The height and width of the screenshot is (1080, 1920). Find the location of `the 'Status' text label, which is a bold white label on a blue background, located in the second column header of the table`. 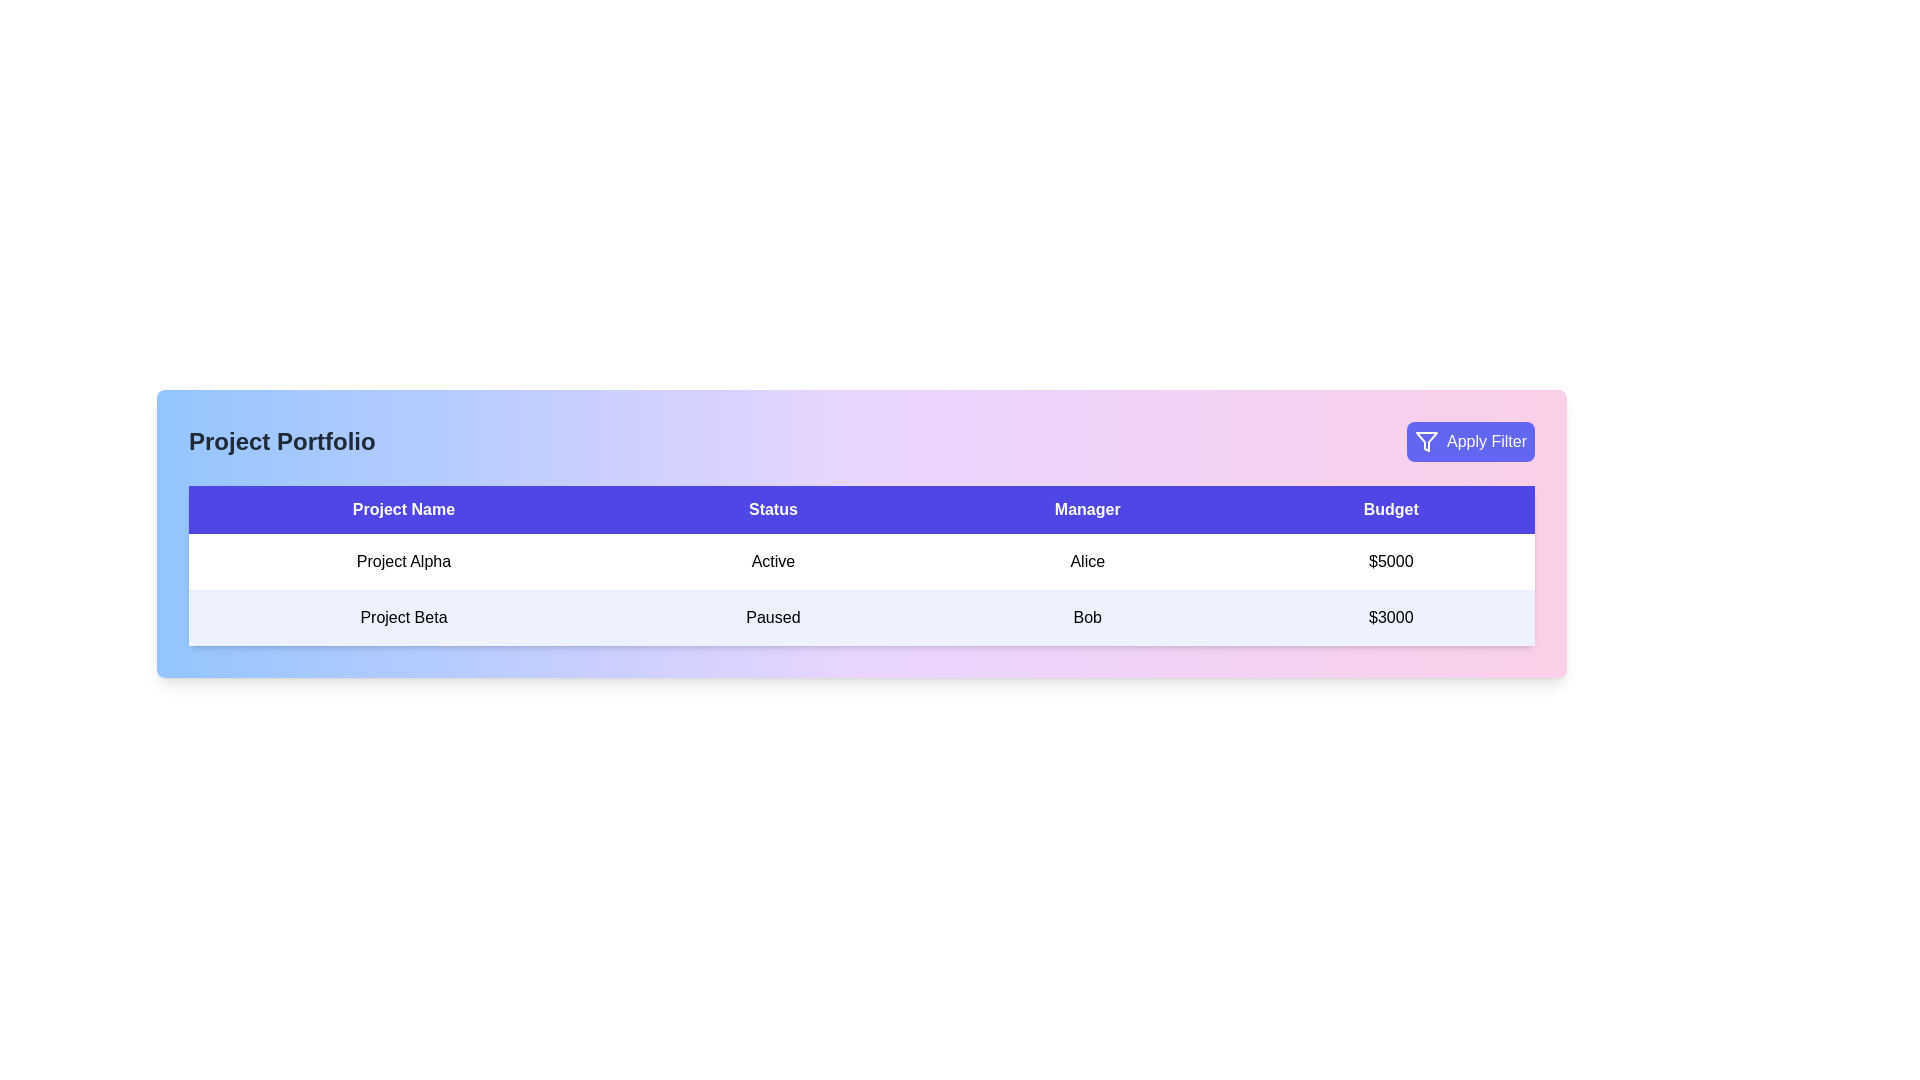

the 'Status' text label, which is a bold white label on a blue background, located in the second column header of the table is located at coordinates (772, 508).